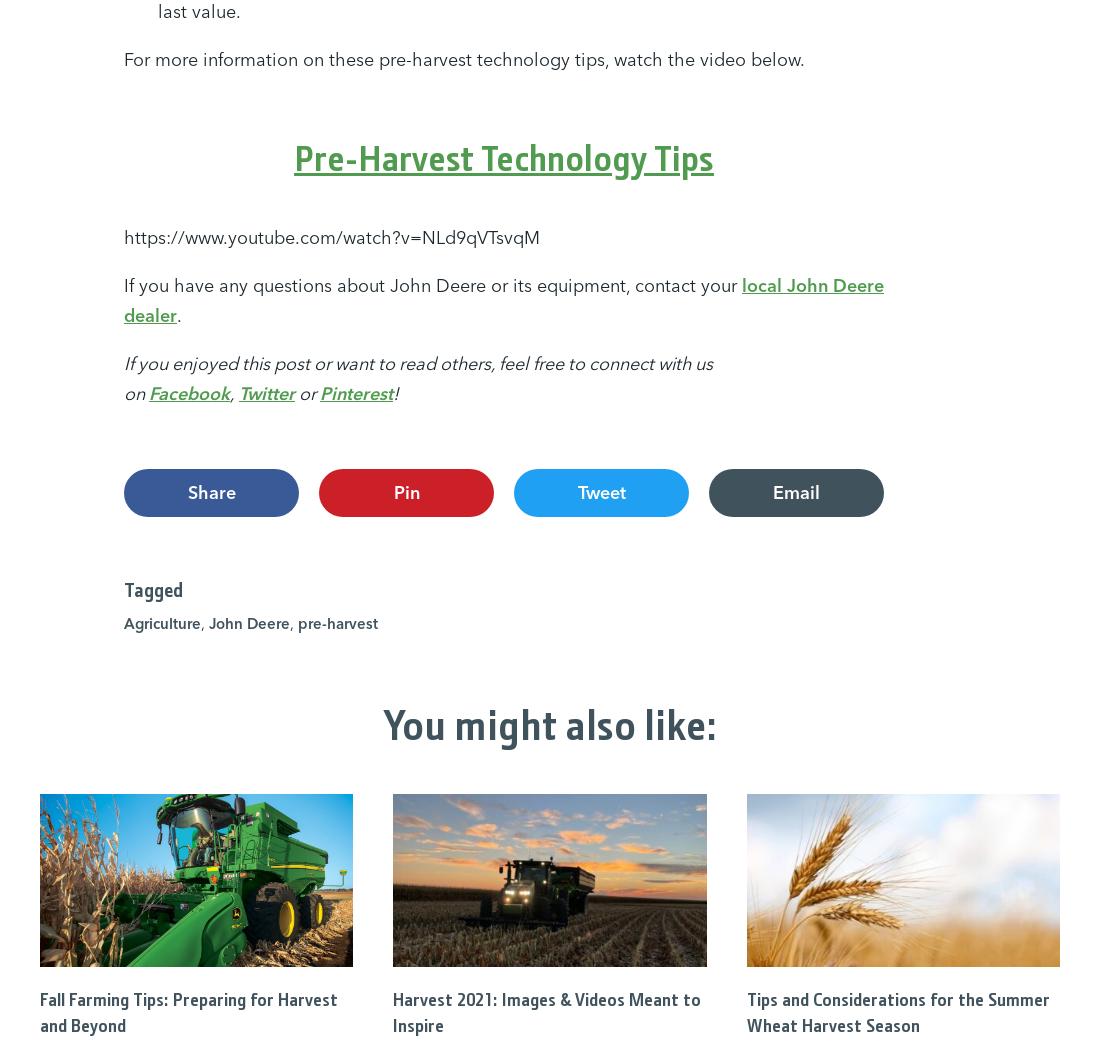  Describe the element at coordinates (393, 1011) in the screenshot. I see `'Harvest 2021: Images & Videos Meant to Inspire'` at that location.